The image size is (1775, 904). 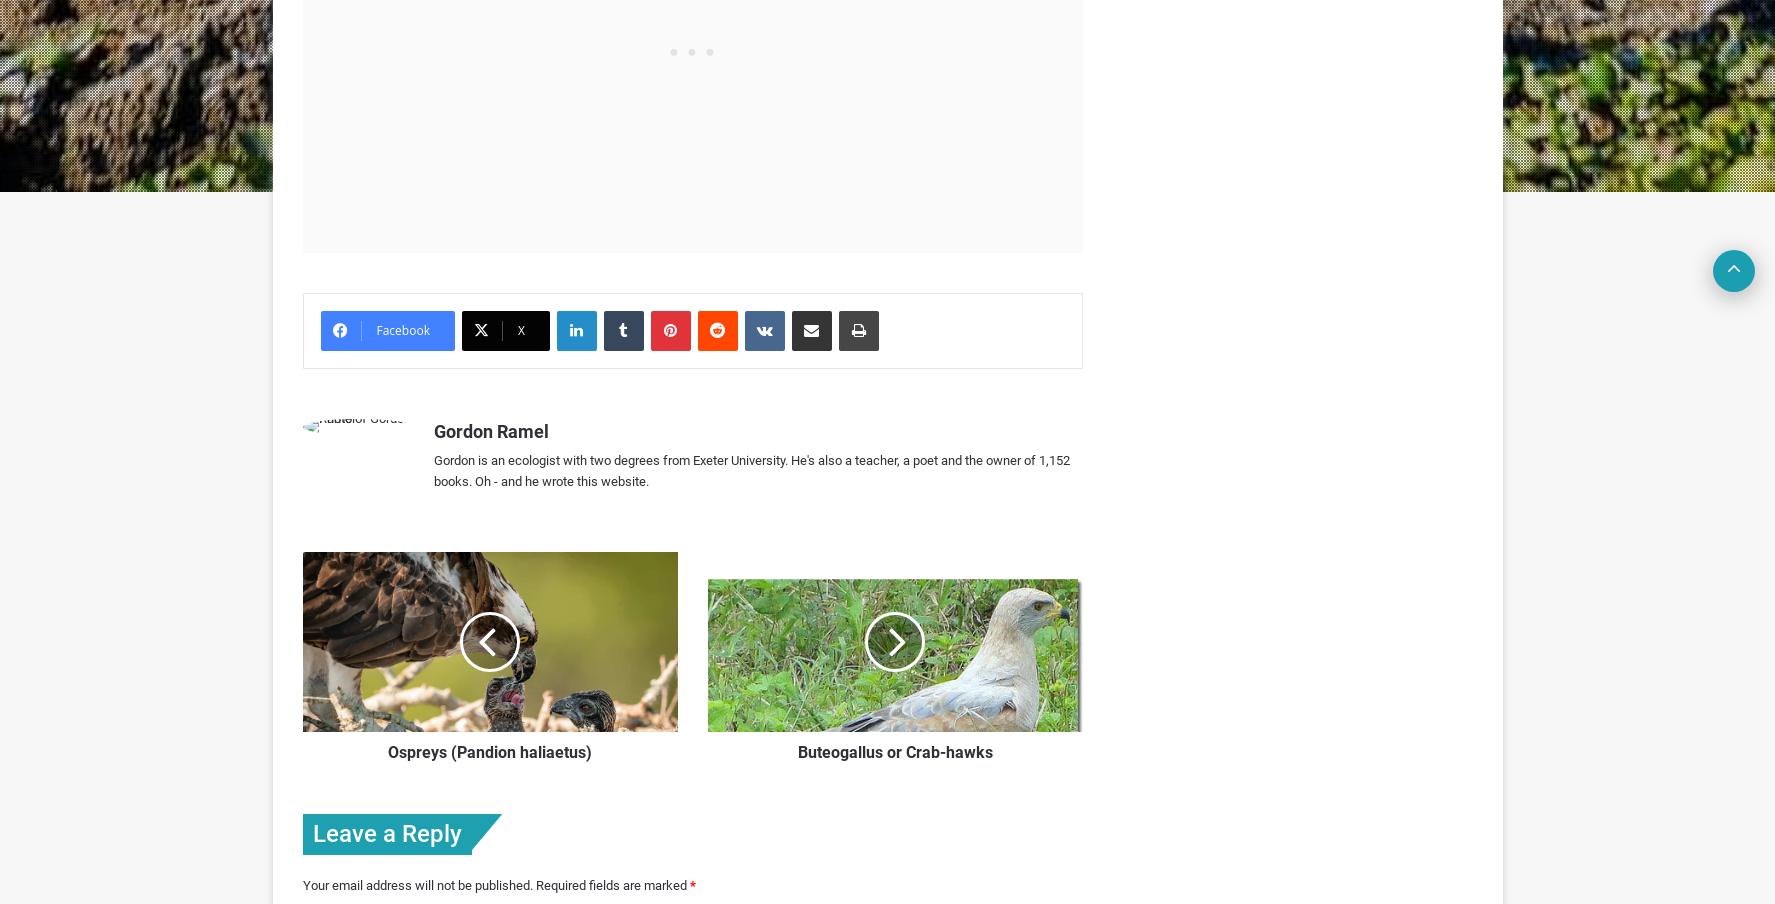 What do you see at coordinates (688, 884) in the screenshot?
I see `'*'` at bounding box center [688, 884].